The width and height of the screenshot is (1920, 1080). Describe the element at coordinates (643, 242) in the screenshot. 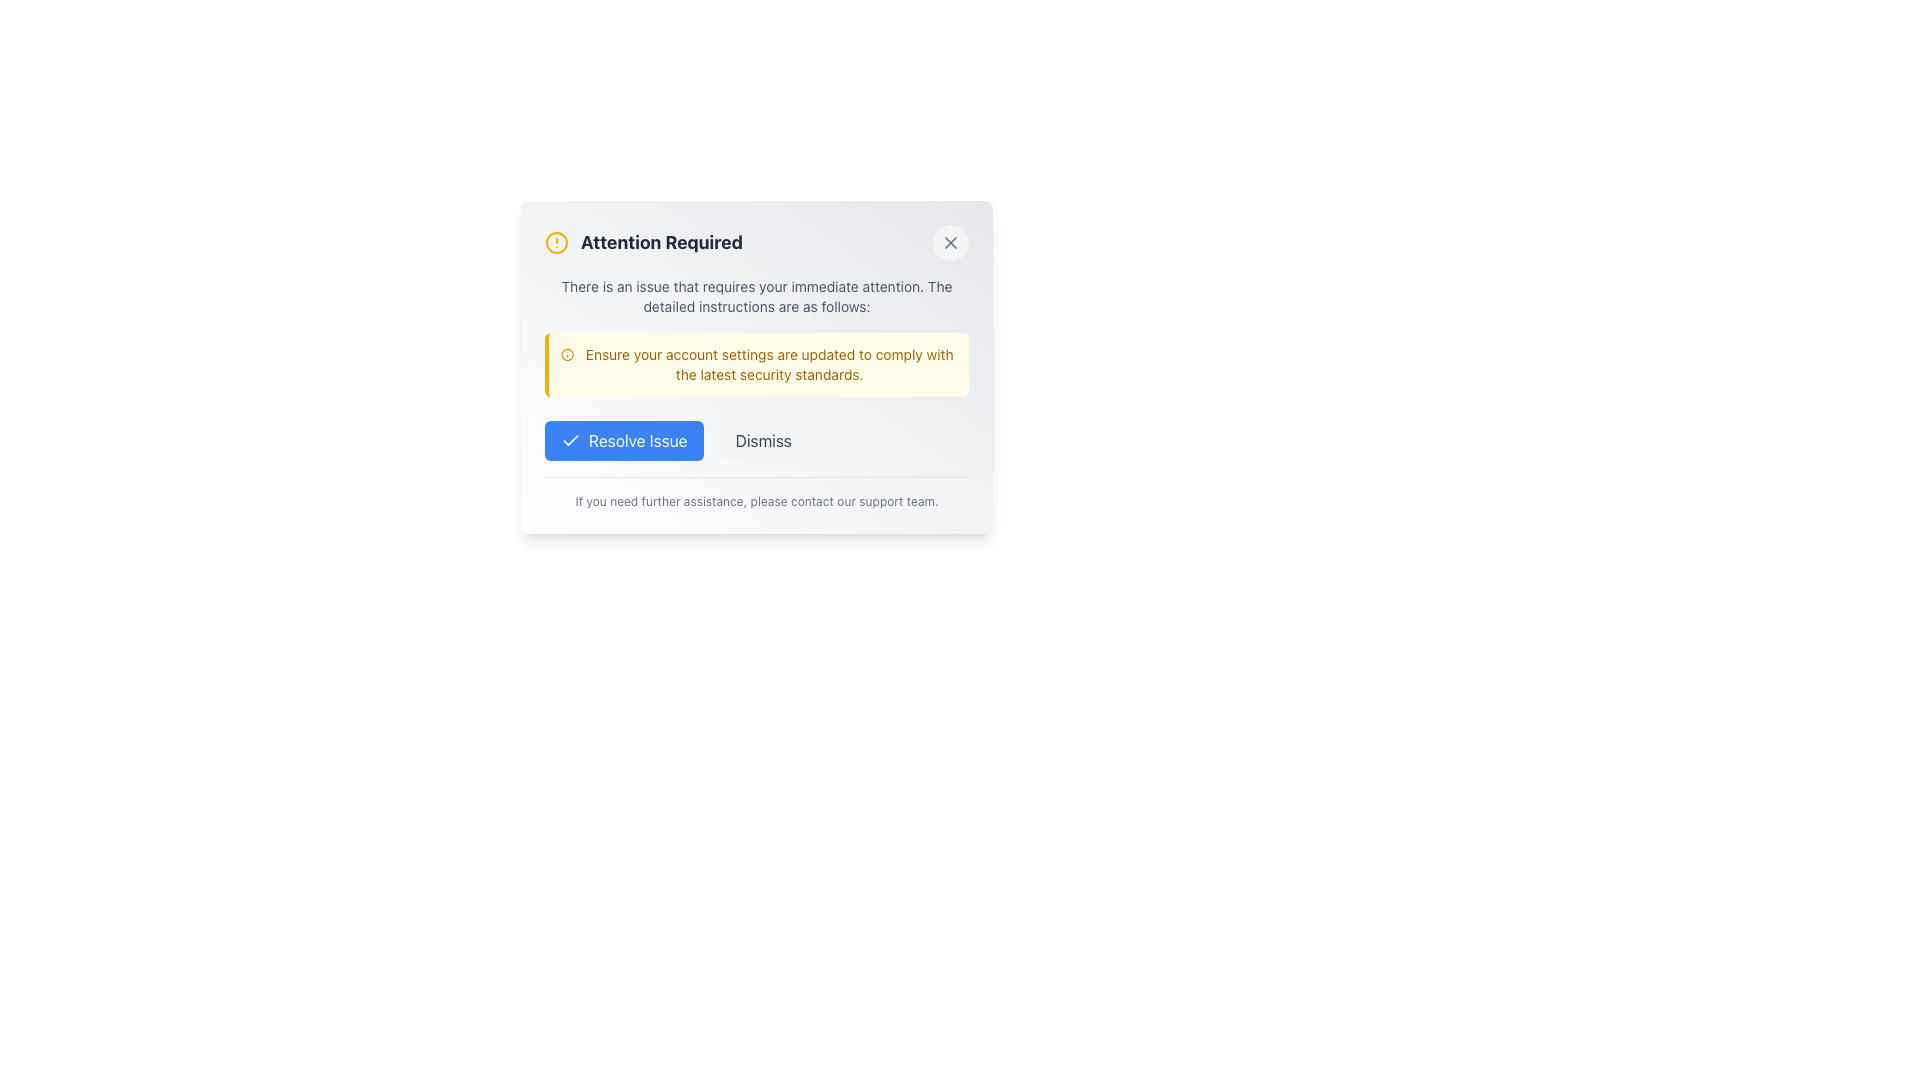

I see `the Text label with an accompanying icon located in the upper portion of the dialog box to draw attention to the message below` at that location.